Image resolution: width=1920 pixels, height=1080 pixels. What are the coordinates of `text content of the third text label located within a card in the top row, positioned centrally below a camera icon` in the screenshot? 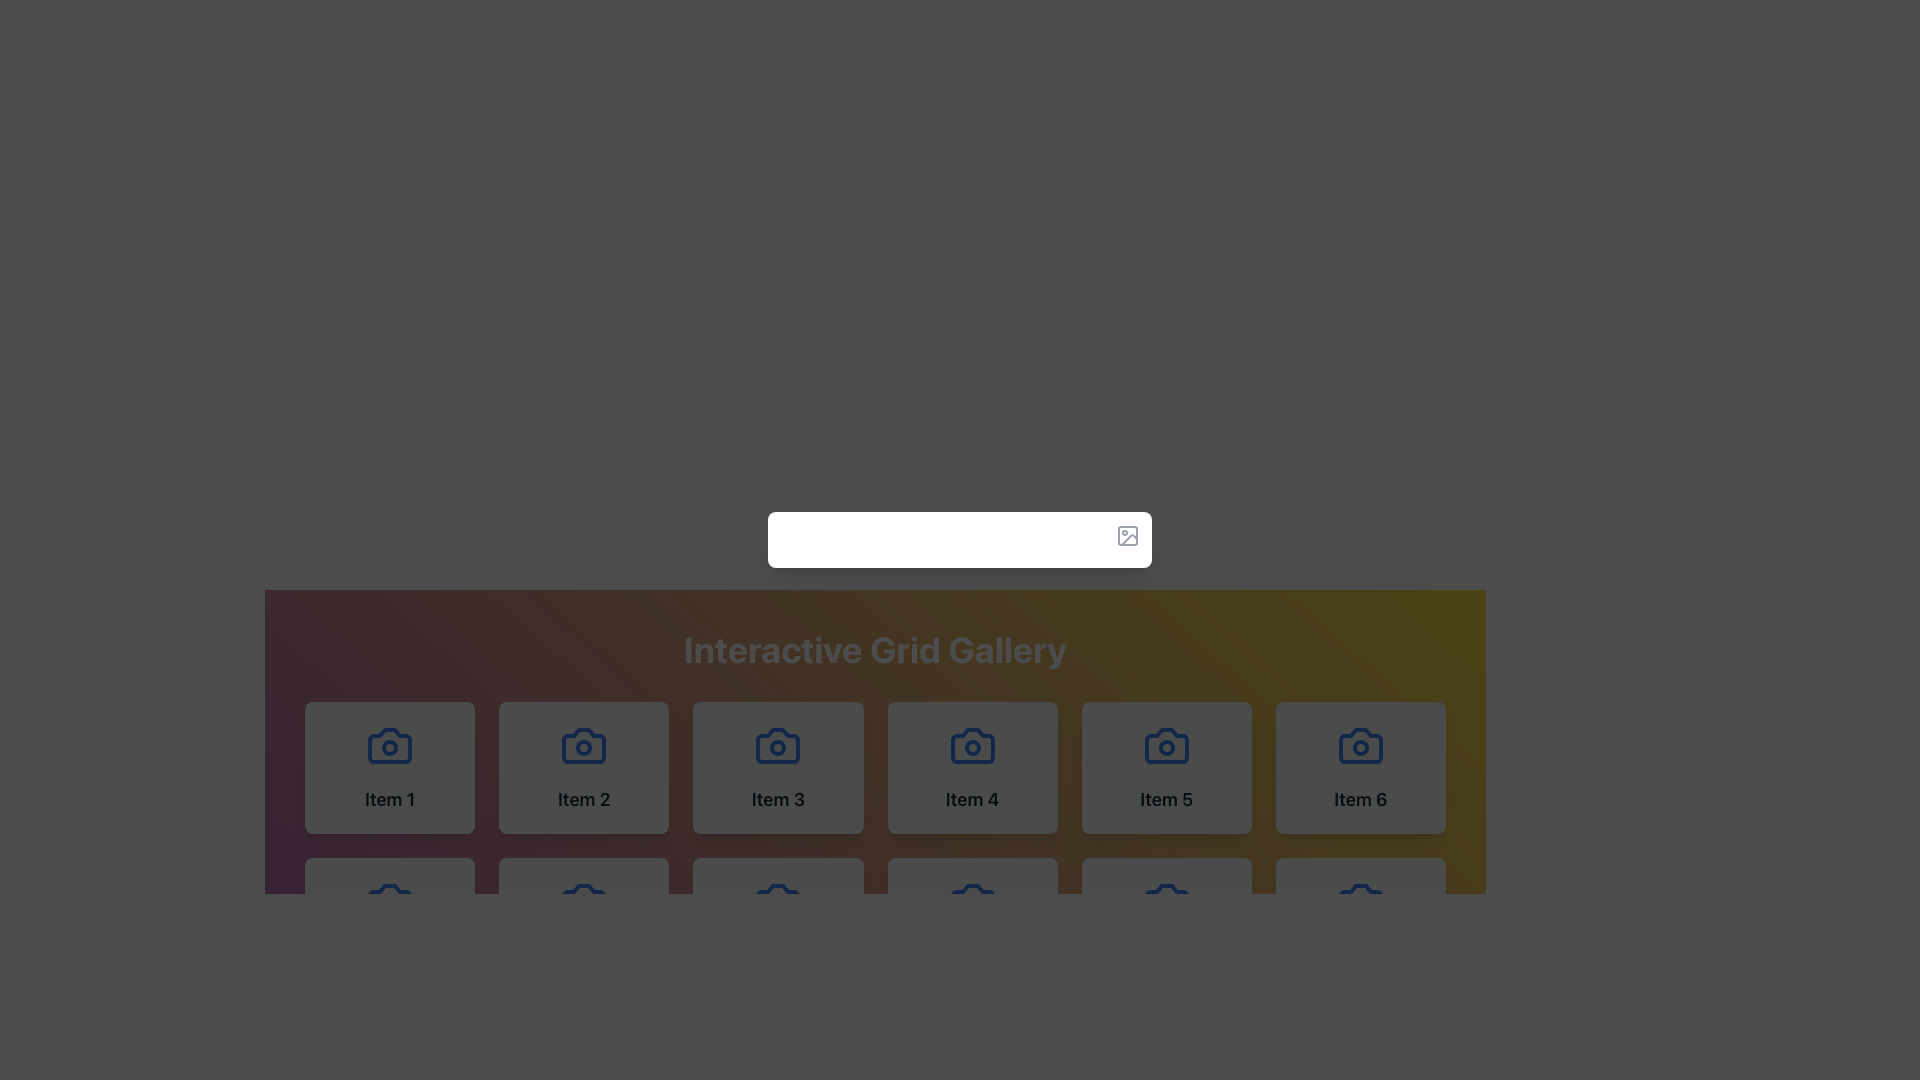 It's located at (777, 798).